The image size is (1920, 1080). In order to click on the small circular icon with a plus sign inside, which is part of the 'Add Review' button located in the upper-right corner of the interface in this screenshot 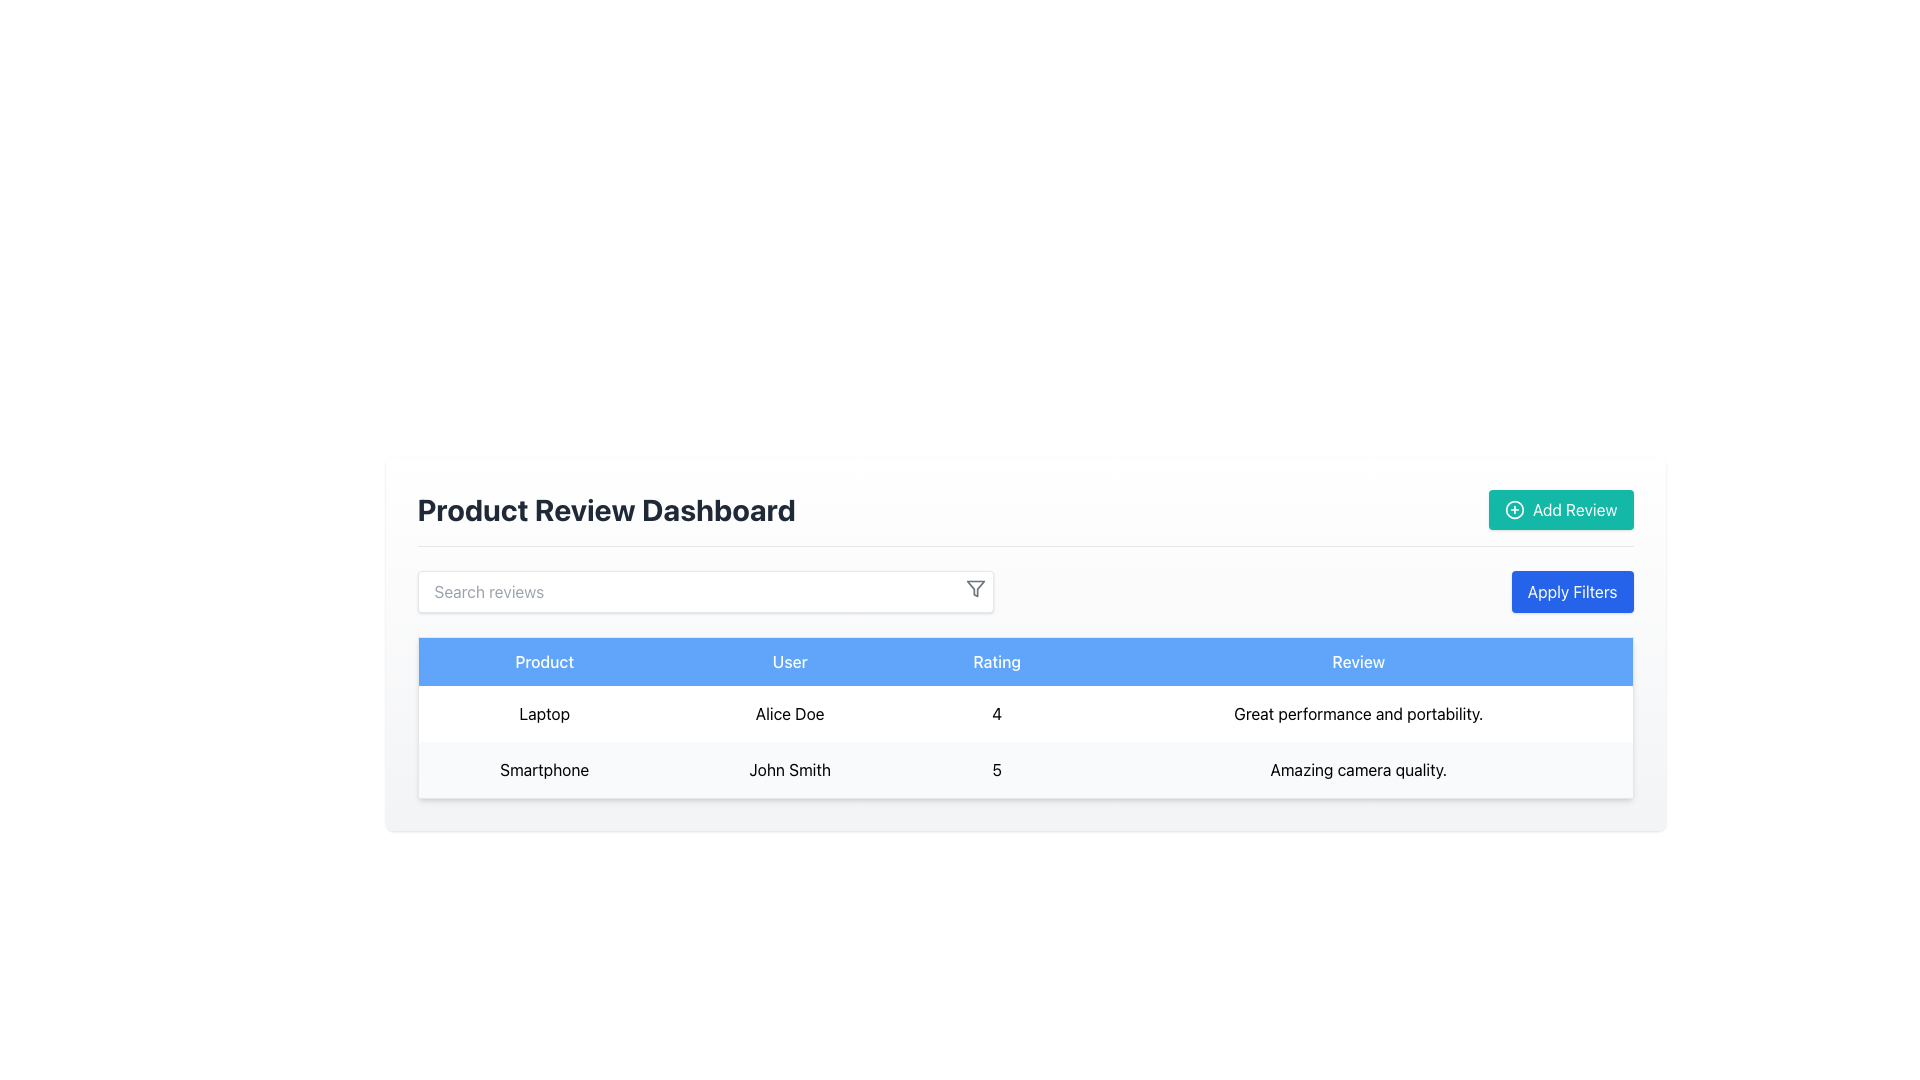, I will do `click(1514, 508)`.